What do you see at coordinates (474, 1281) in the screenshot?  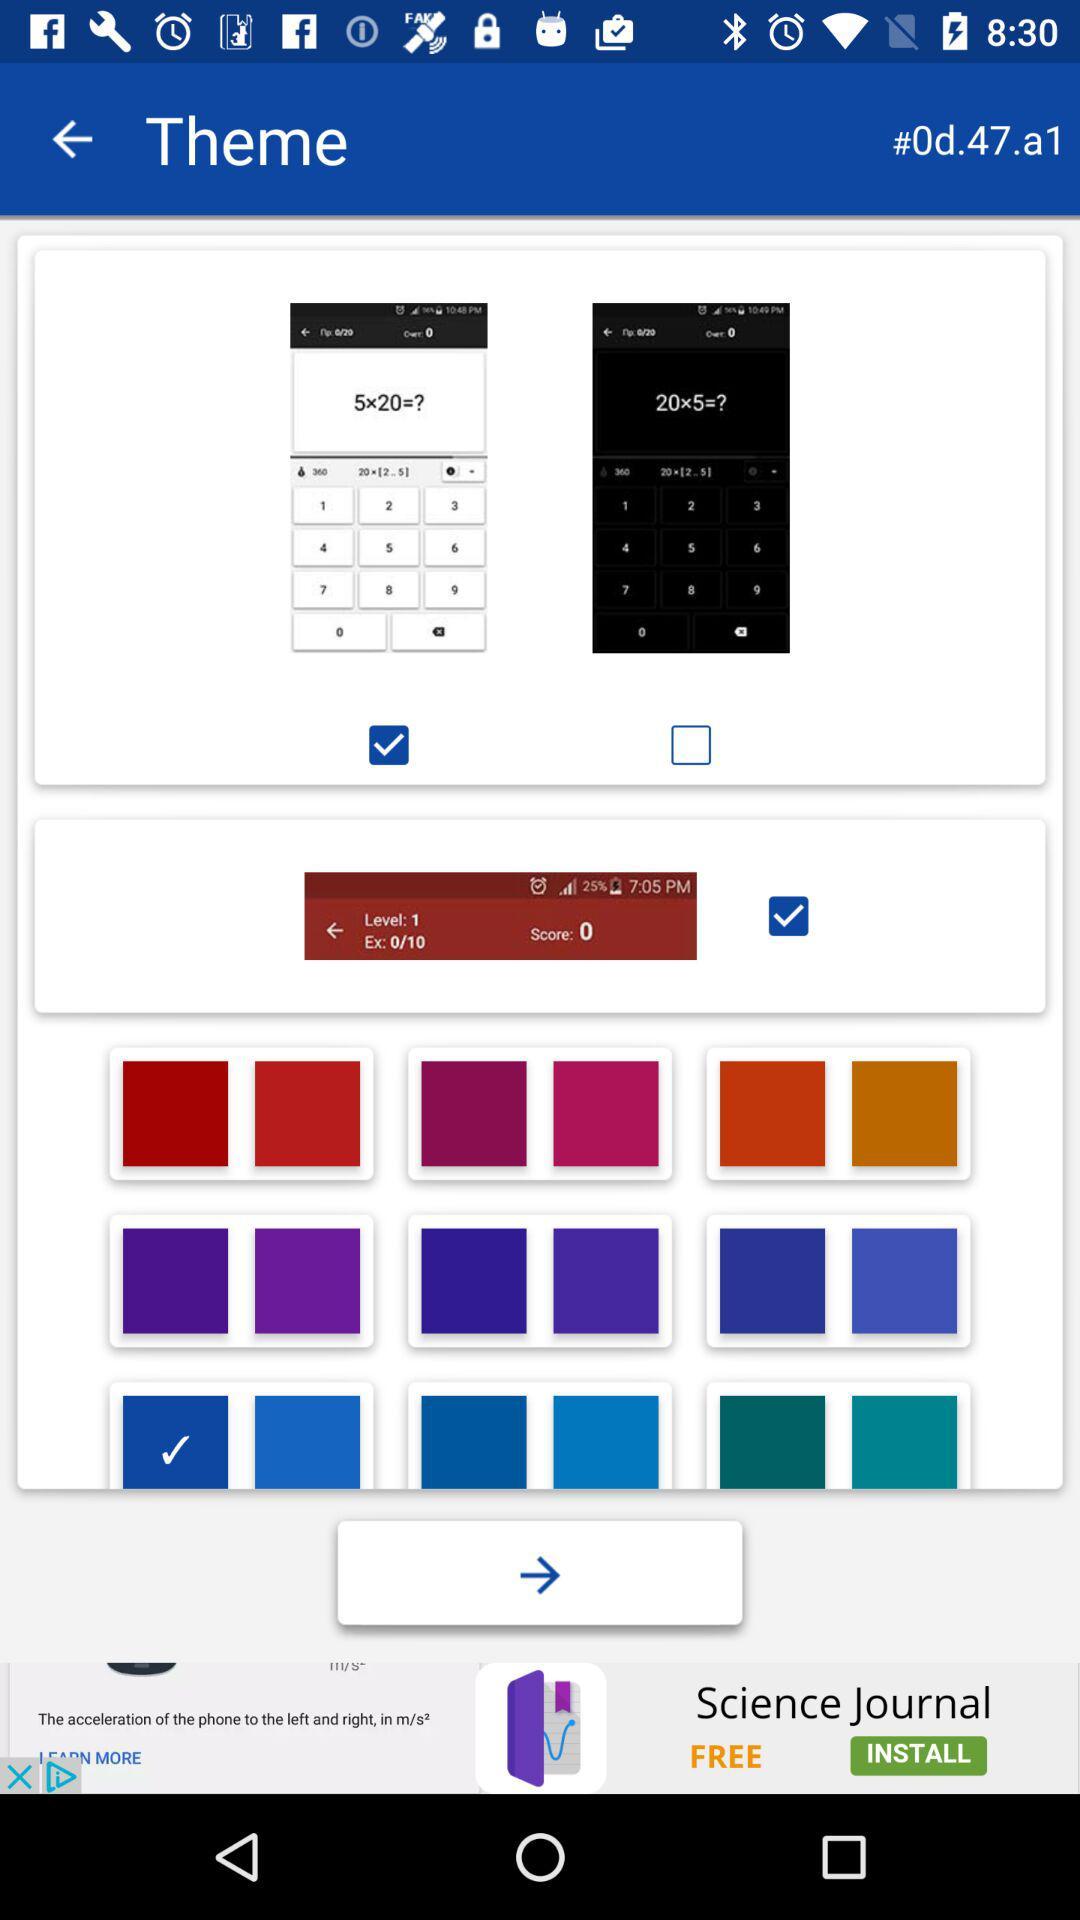 I see `theme color` at bounding box center [474, 1281].